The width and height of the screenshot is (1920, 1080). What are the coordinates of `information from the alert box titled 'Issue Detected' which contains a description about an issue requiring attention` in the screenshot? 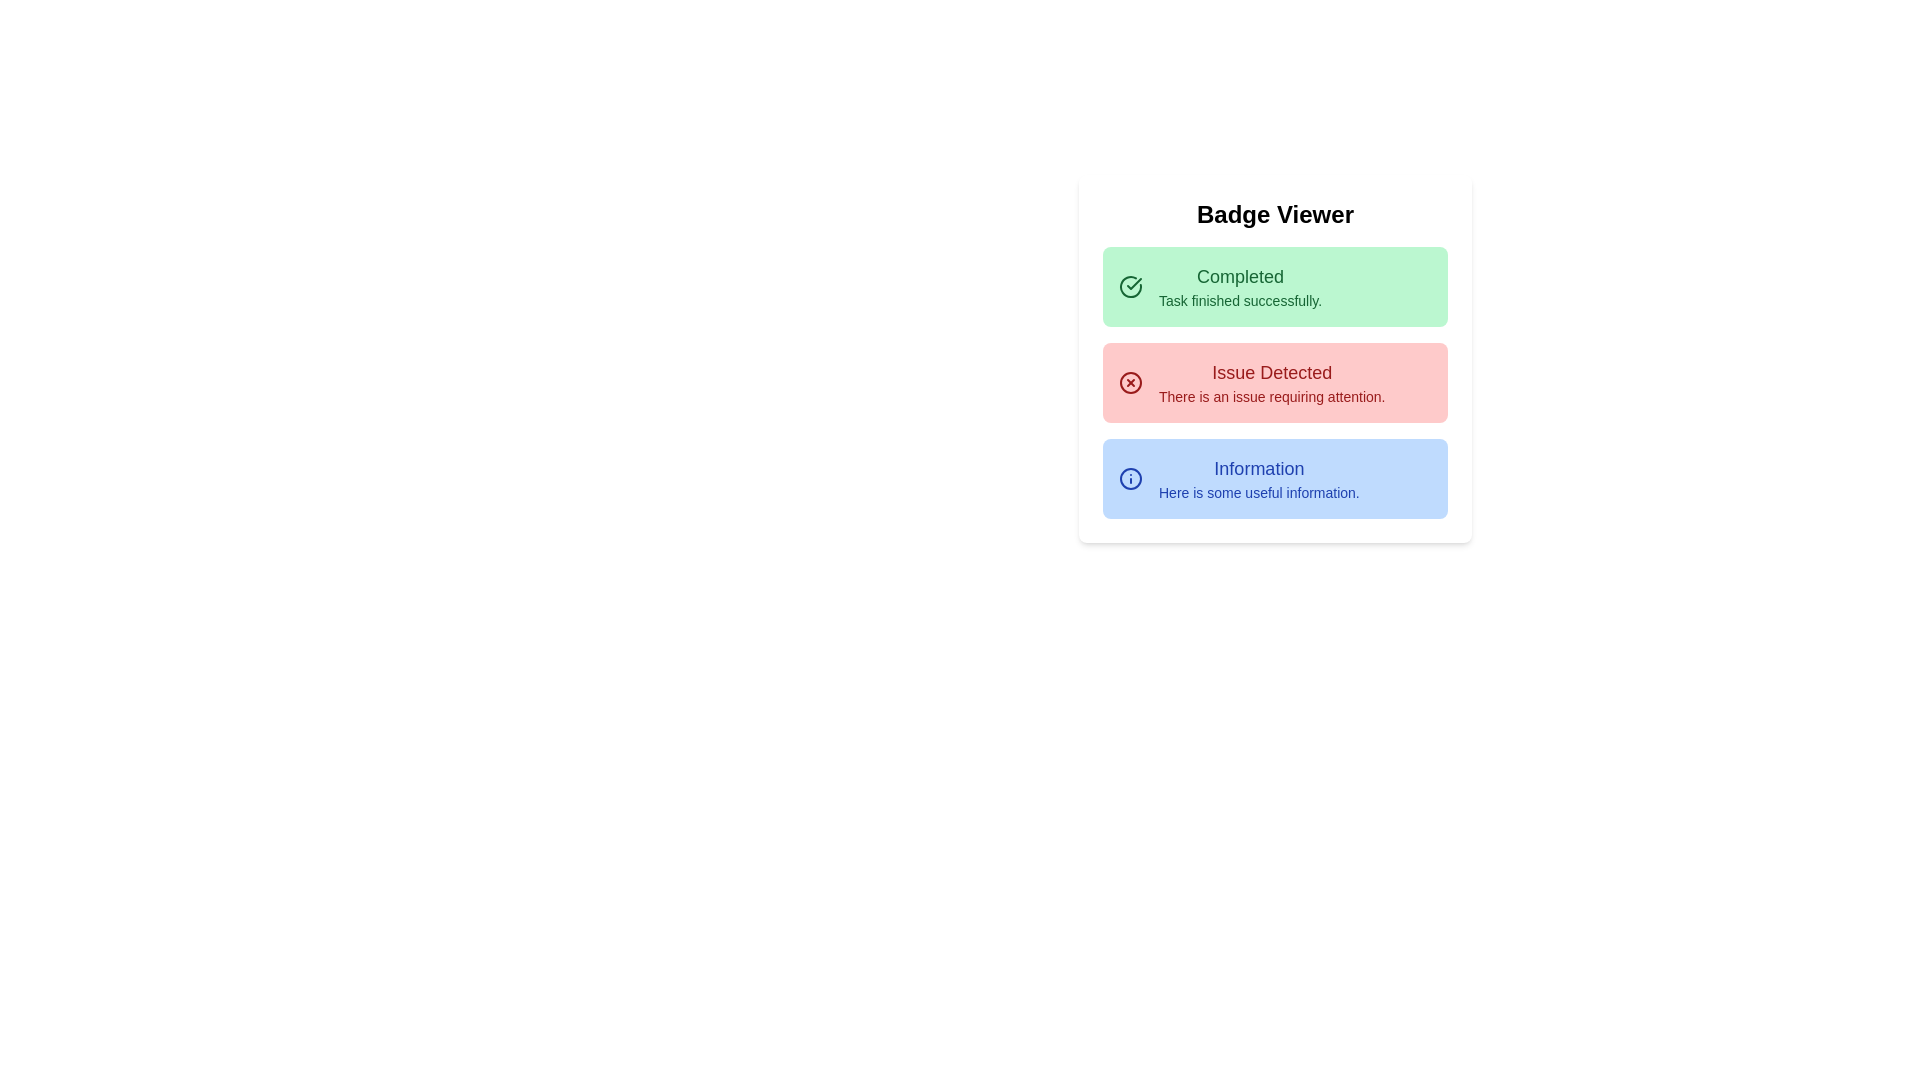 It's located at (1274, 382).